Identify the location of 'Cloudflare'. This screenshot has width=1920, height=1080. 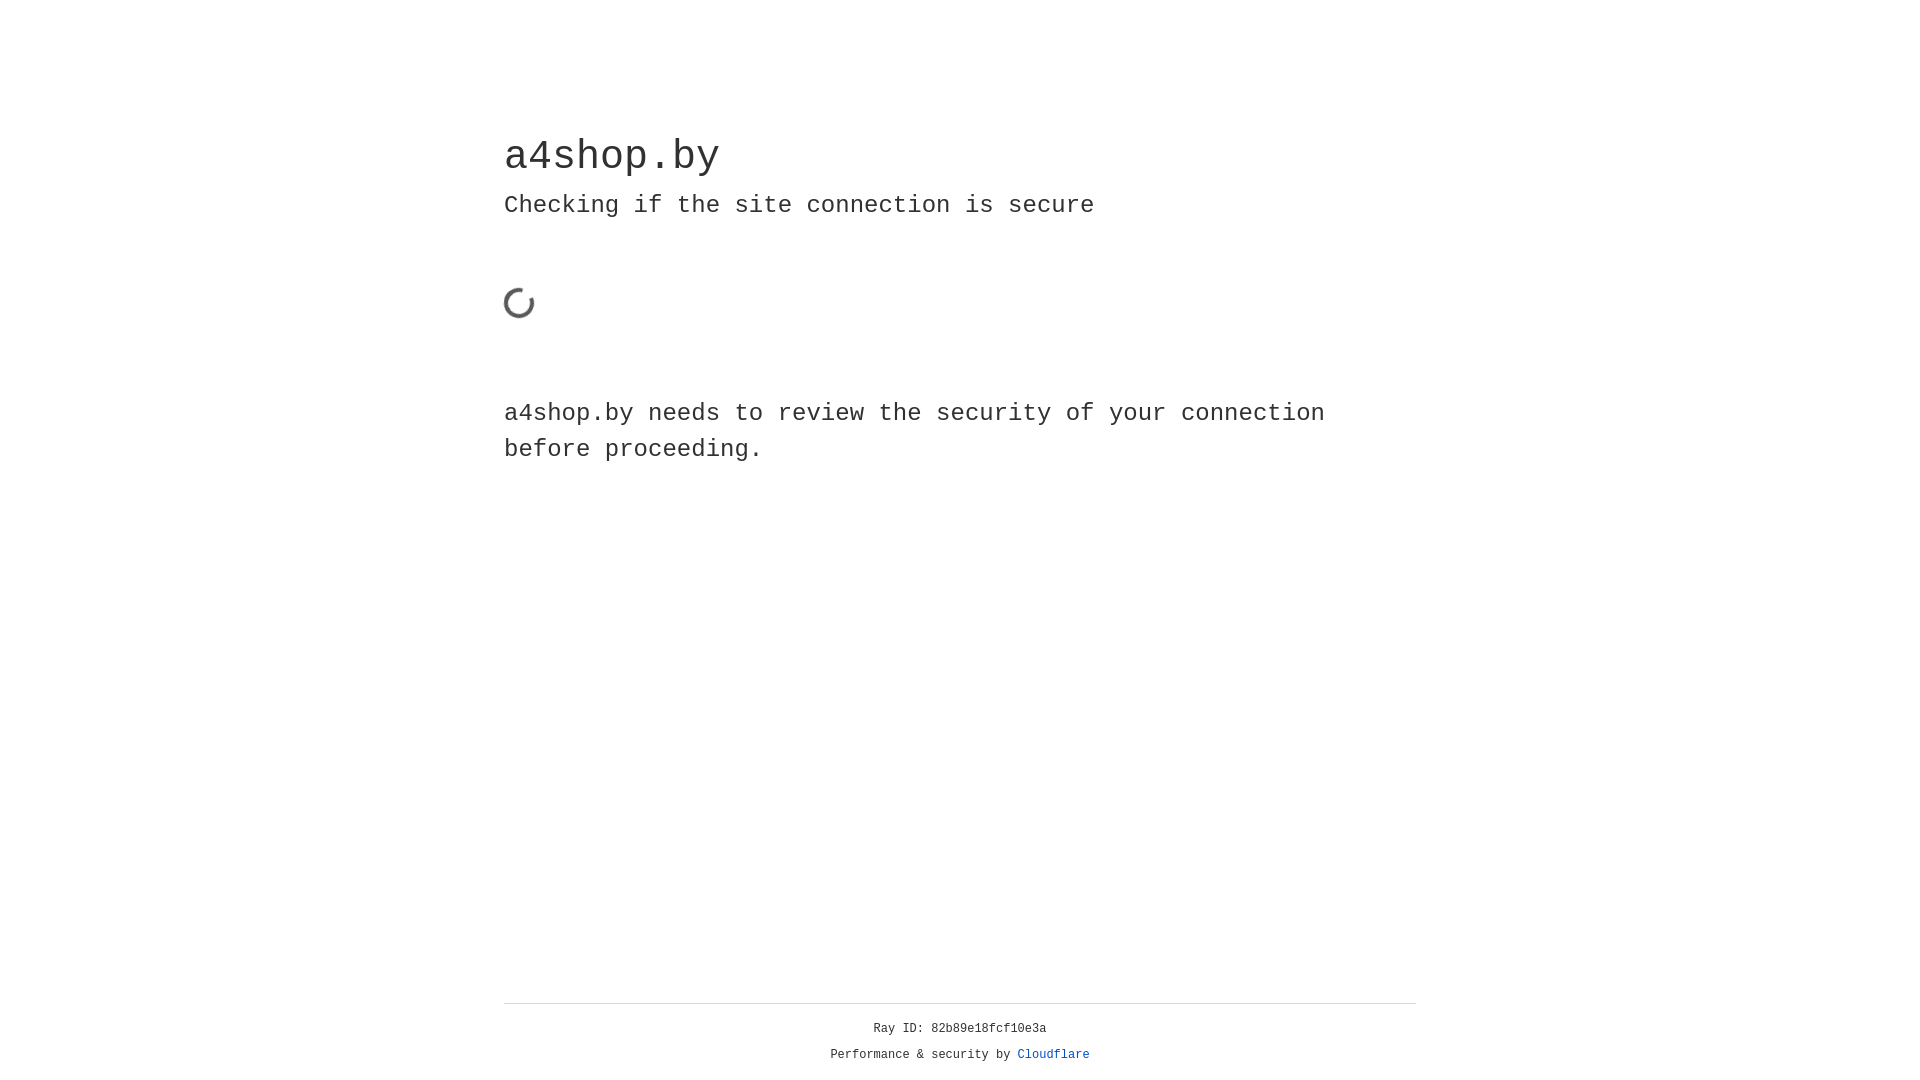
(1017, 1054).